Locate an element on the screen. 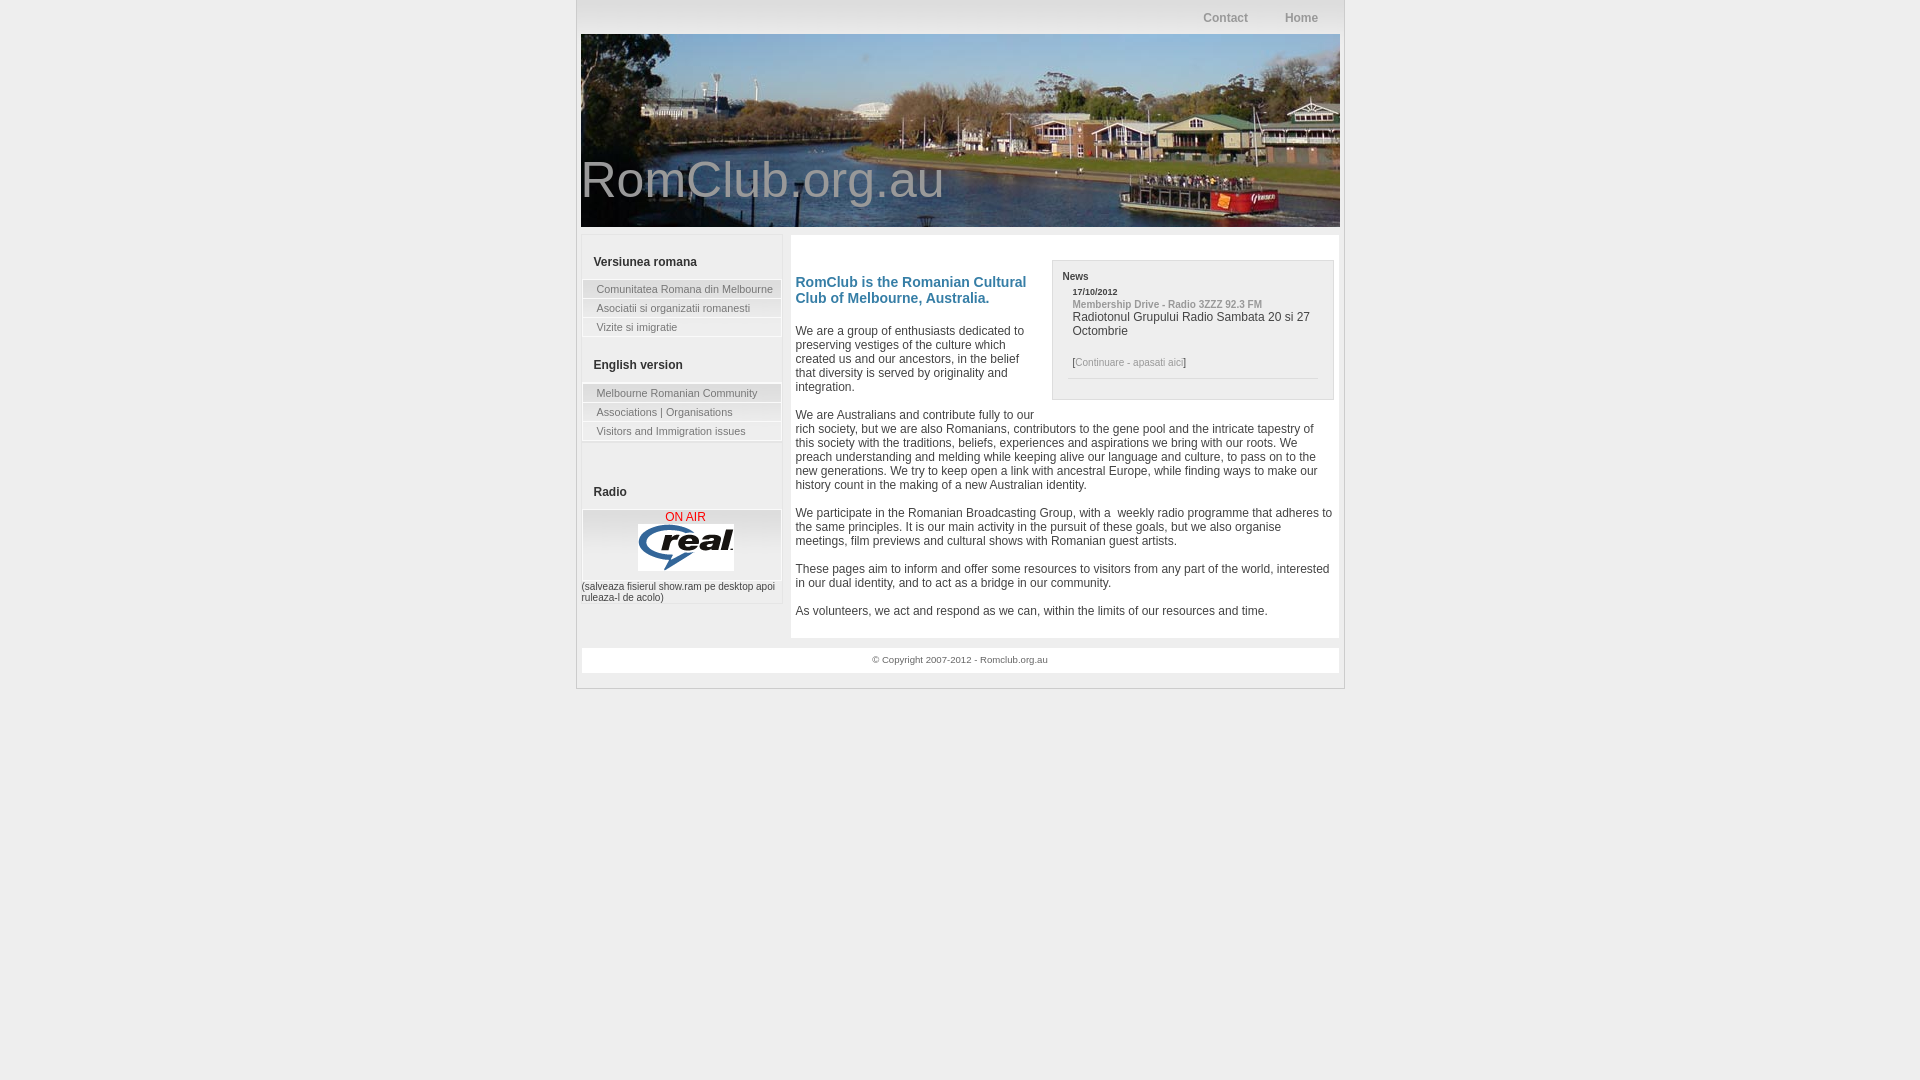  'Comunitatea Romana din Melbourne' is located at coordinates (580, 289).